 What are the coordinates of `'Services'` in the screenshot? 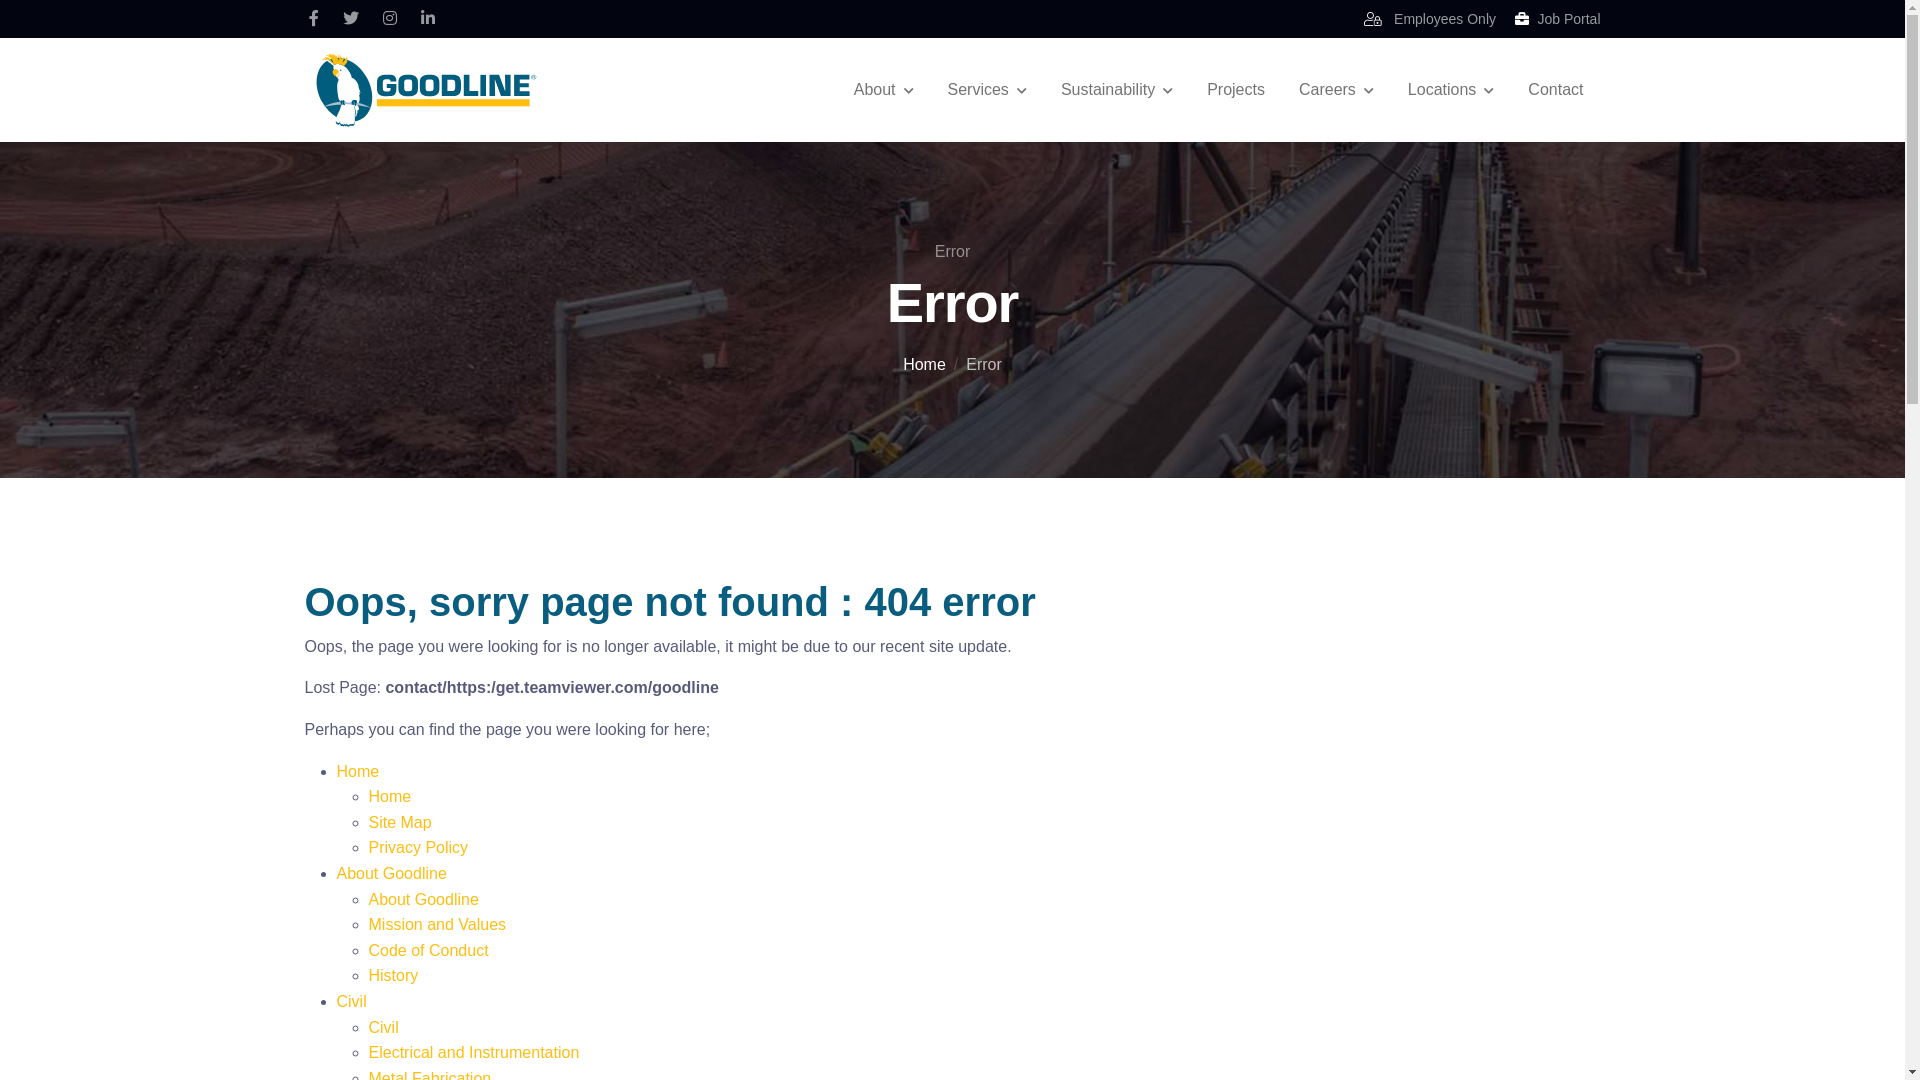 It's located at (987, 90).